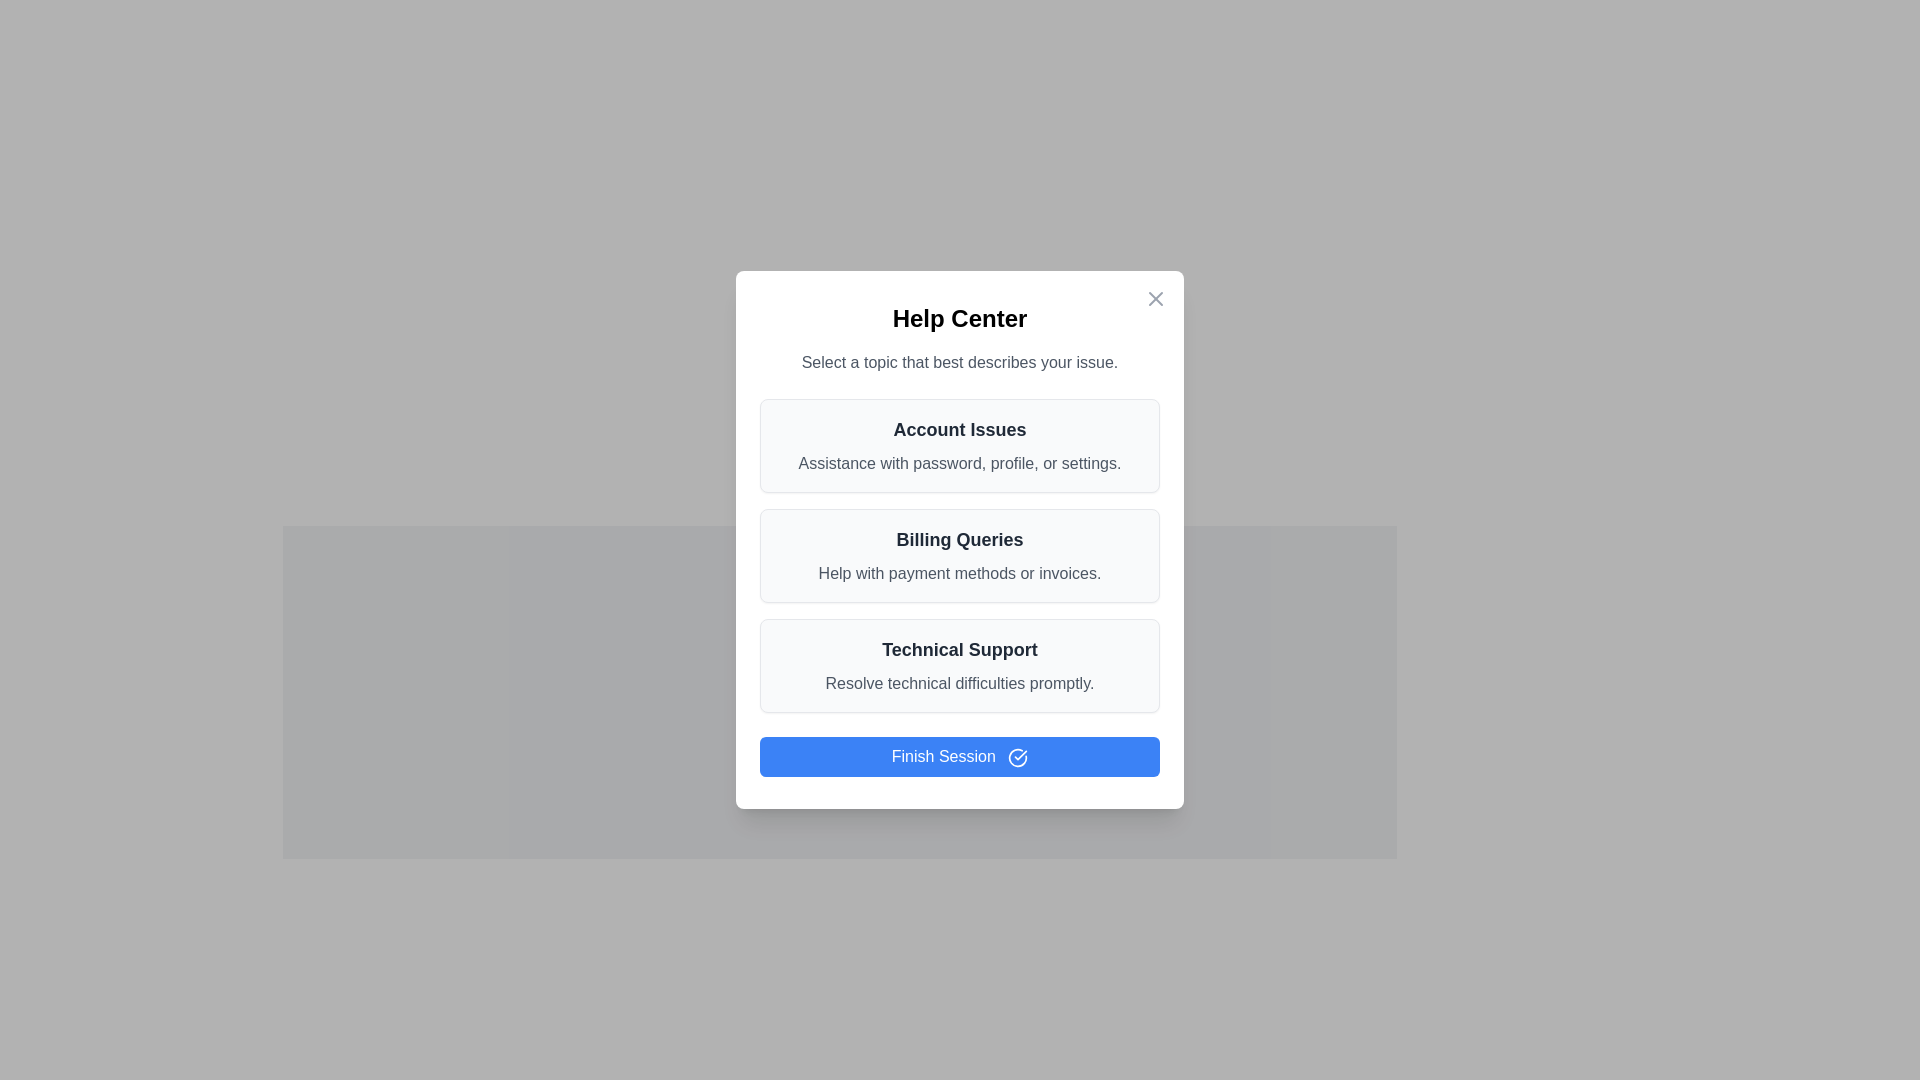 This screenshot has height=1080, width=1920. I want to click on the Text Label titled 'Billing Queries' which serves as a heading for the section, located near the top-center of the modal window, above the description text, so click(960, 540).